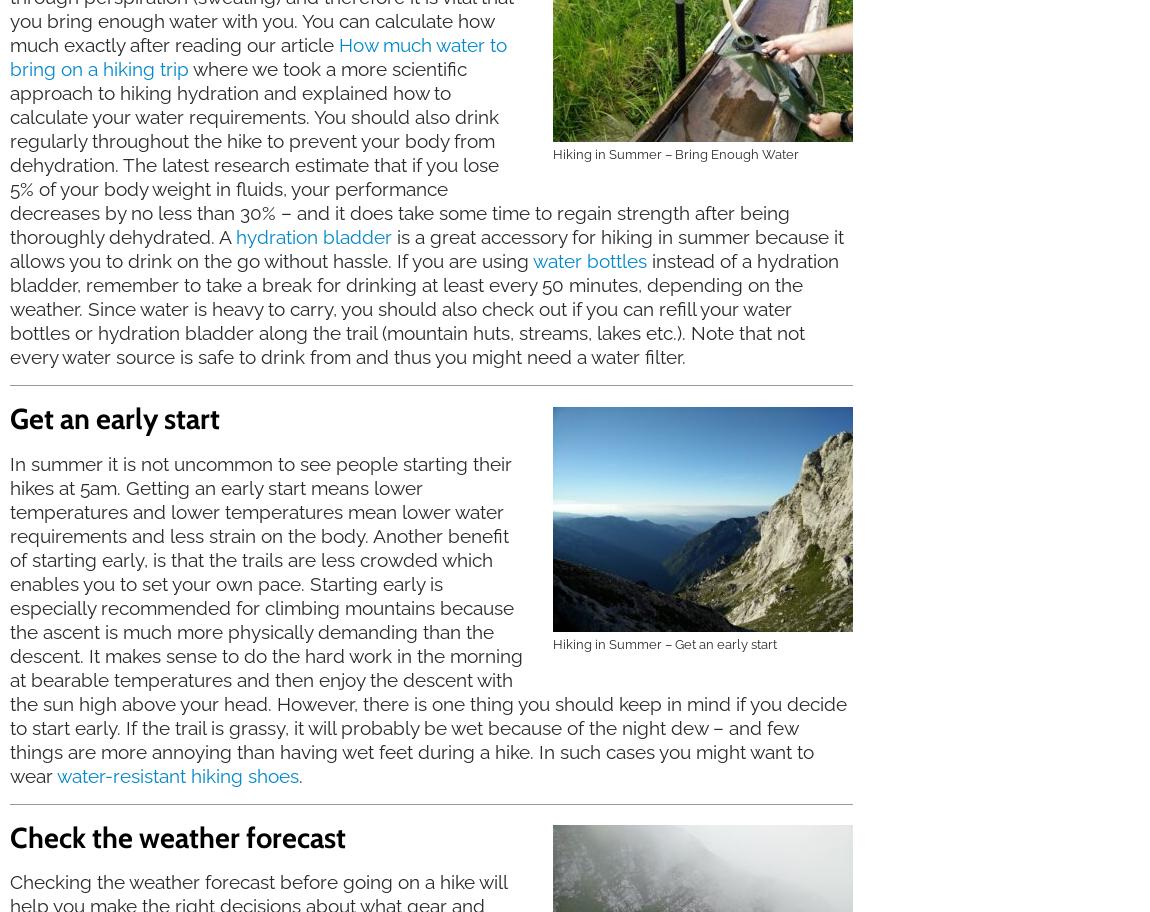 The image size is (1150, 912). What do you see at coordinates (114, 418) in the screenshot?
I see `'Get an early start'` at bounding box center [114, 418].